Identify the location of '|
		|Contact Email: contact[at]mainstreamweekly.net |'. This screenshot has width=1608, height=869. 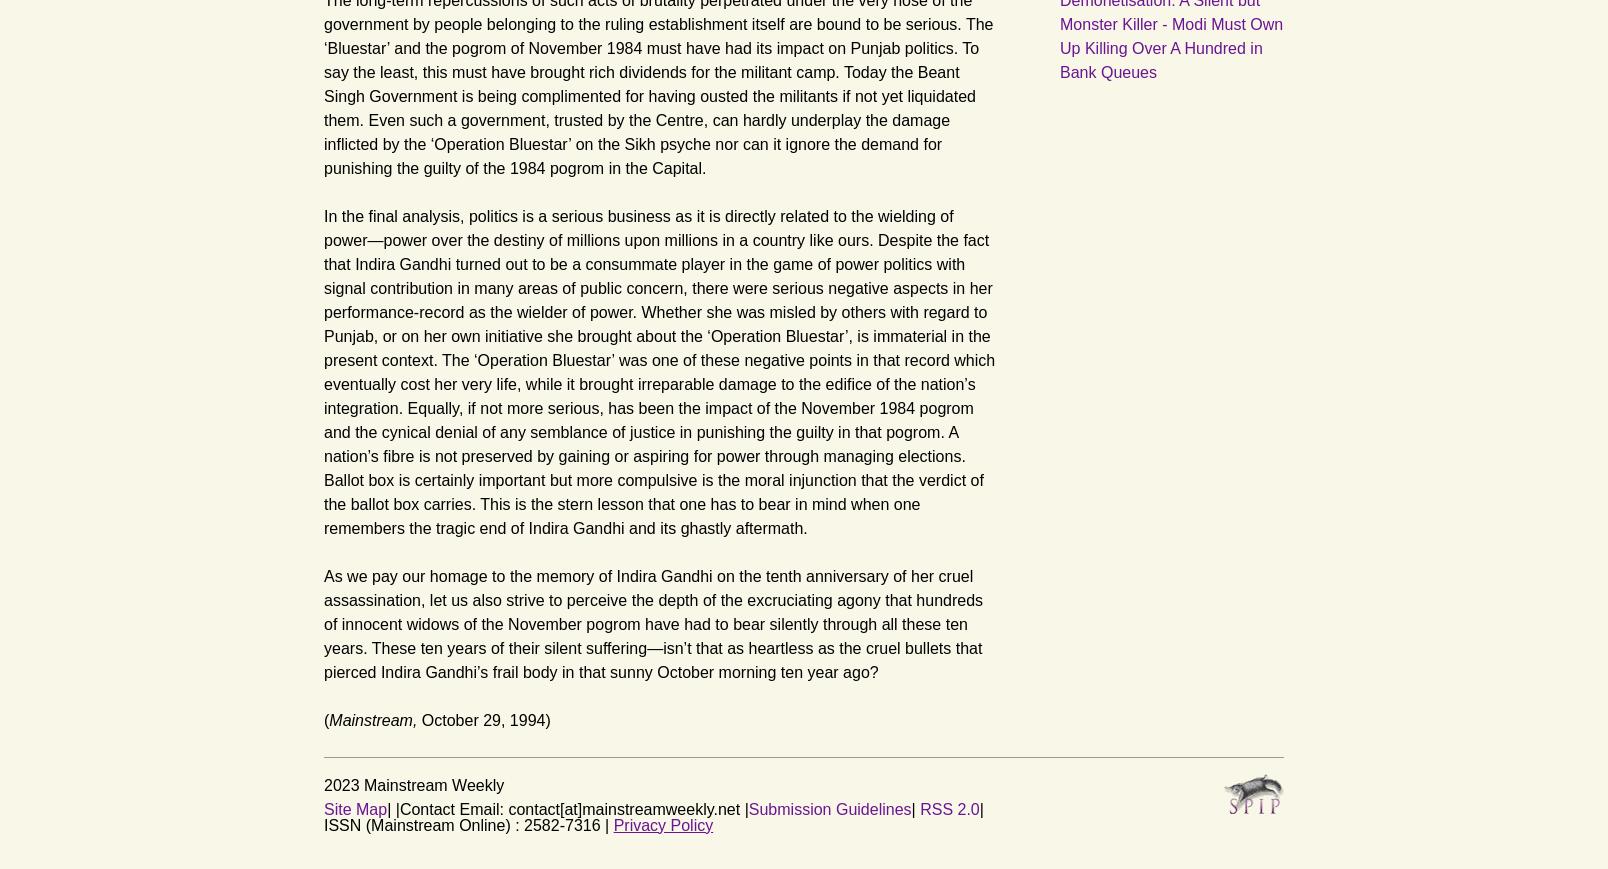
(566, 808).